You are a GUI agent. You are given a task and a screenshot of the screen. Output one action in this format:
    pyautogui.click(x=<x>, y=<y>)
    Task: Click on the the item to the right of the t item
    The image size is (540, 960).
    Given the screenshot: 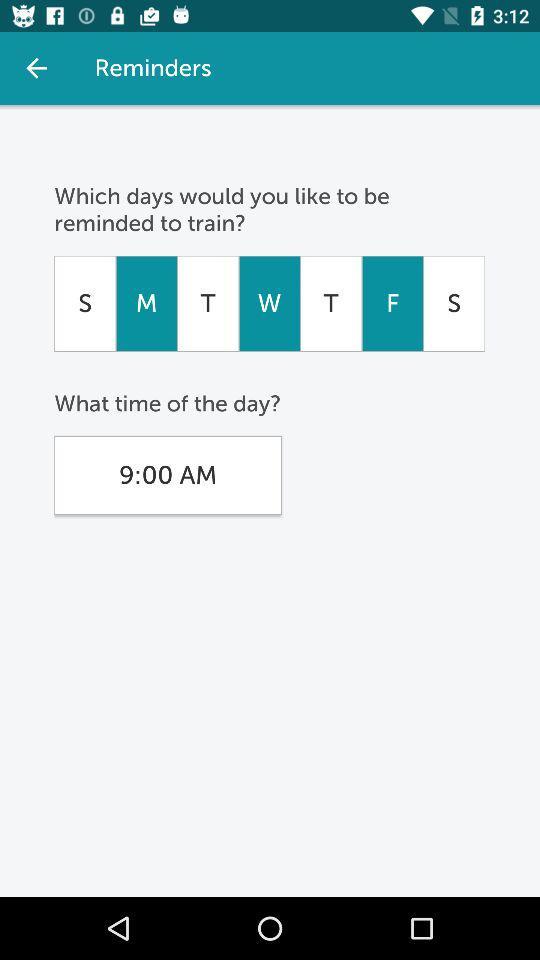 What is the action you would take?
    pyautogui.click(x=269, y=303)
    